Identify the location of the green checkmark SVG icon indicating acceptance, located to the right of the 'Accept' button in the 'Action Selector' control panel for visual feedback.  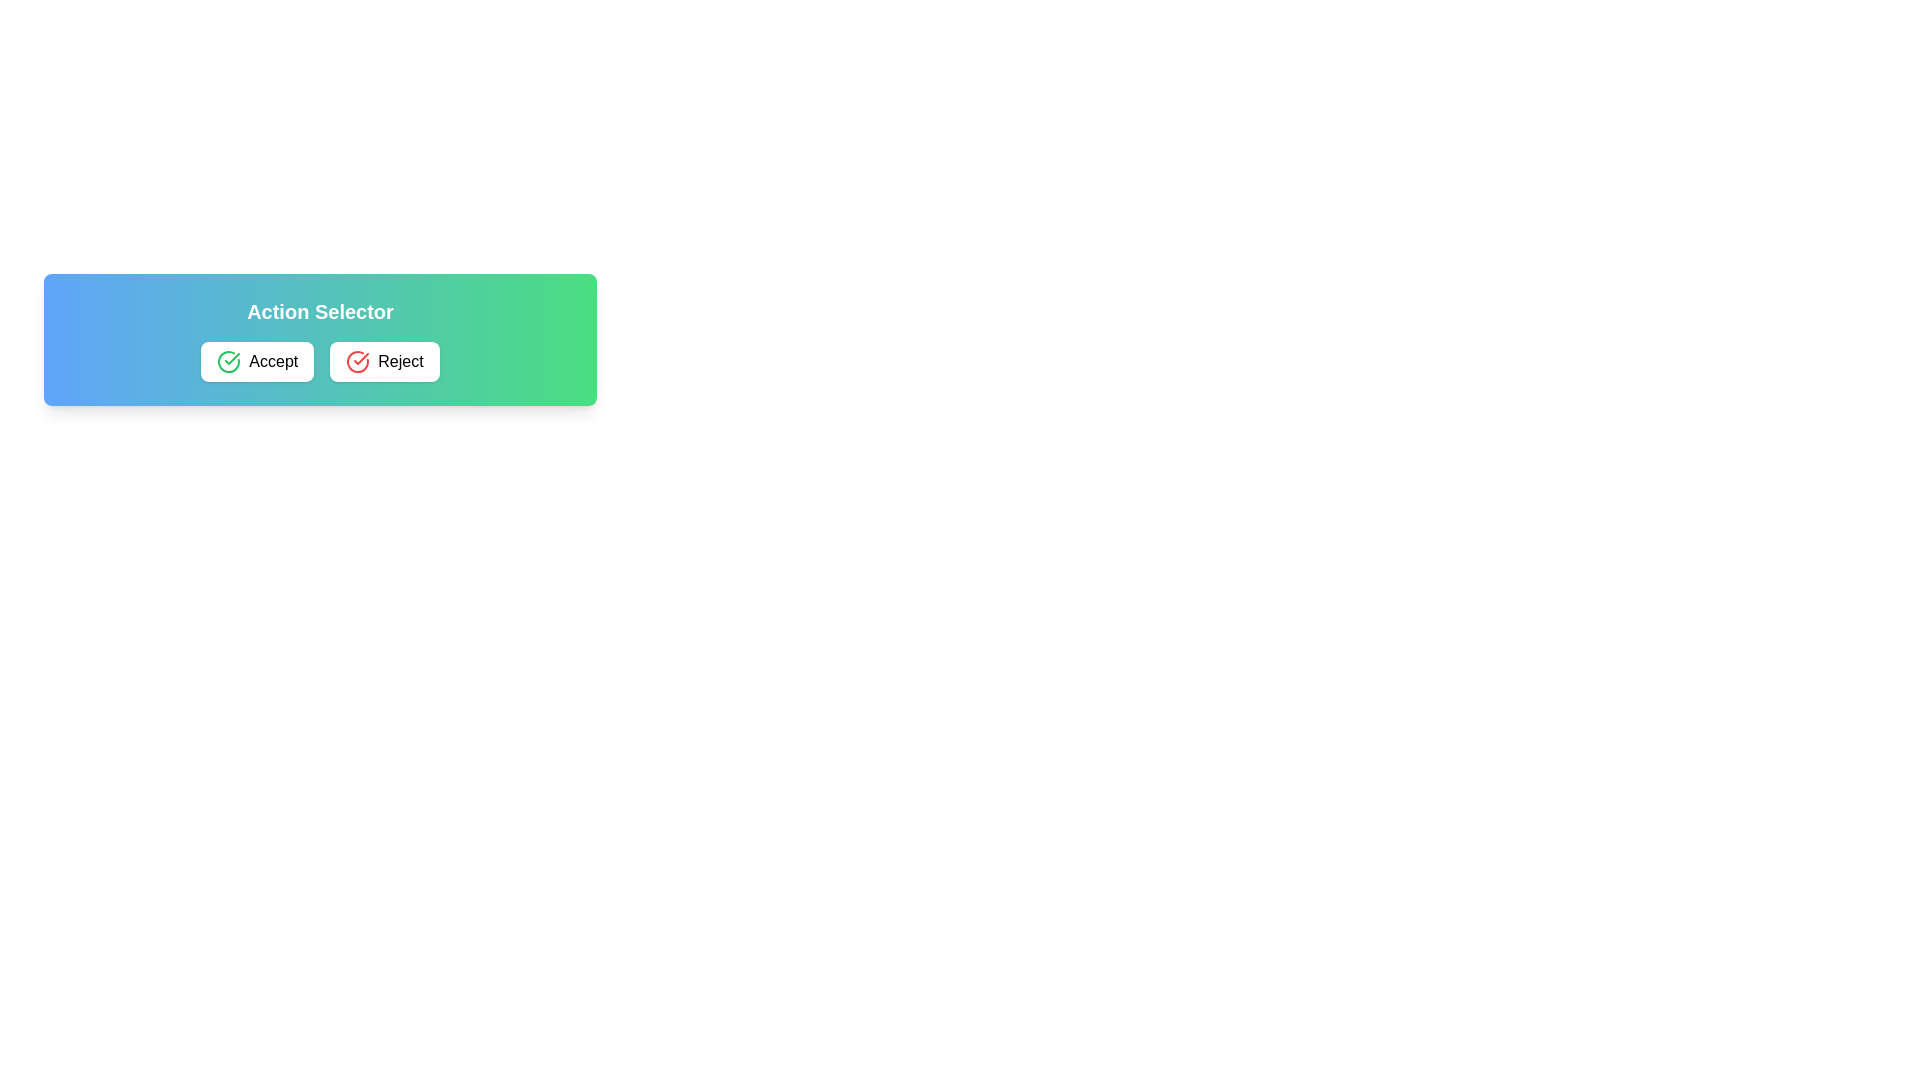
(232, 357).